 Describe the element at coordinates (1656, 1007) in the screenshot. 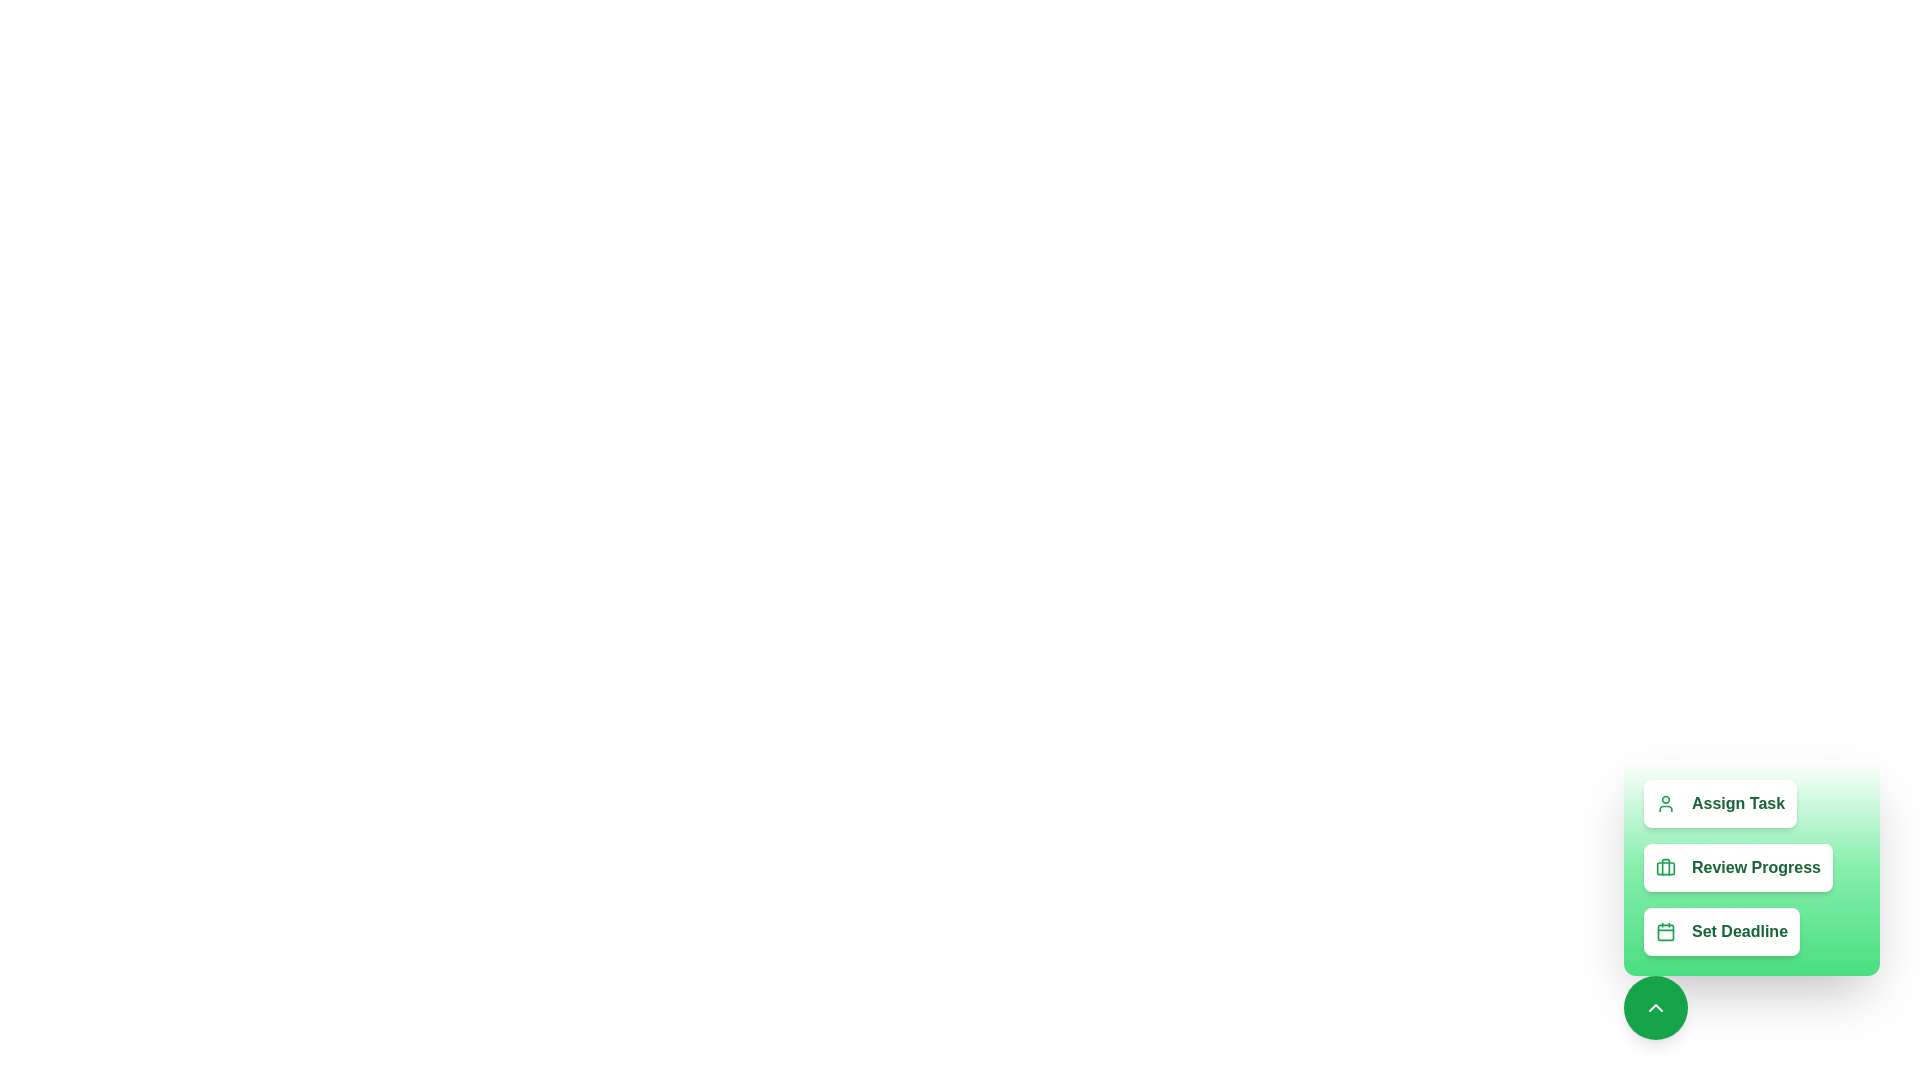

I see `the toggle button to toggle the visibility of the task menu` at that location.